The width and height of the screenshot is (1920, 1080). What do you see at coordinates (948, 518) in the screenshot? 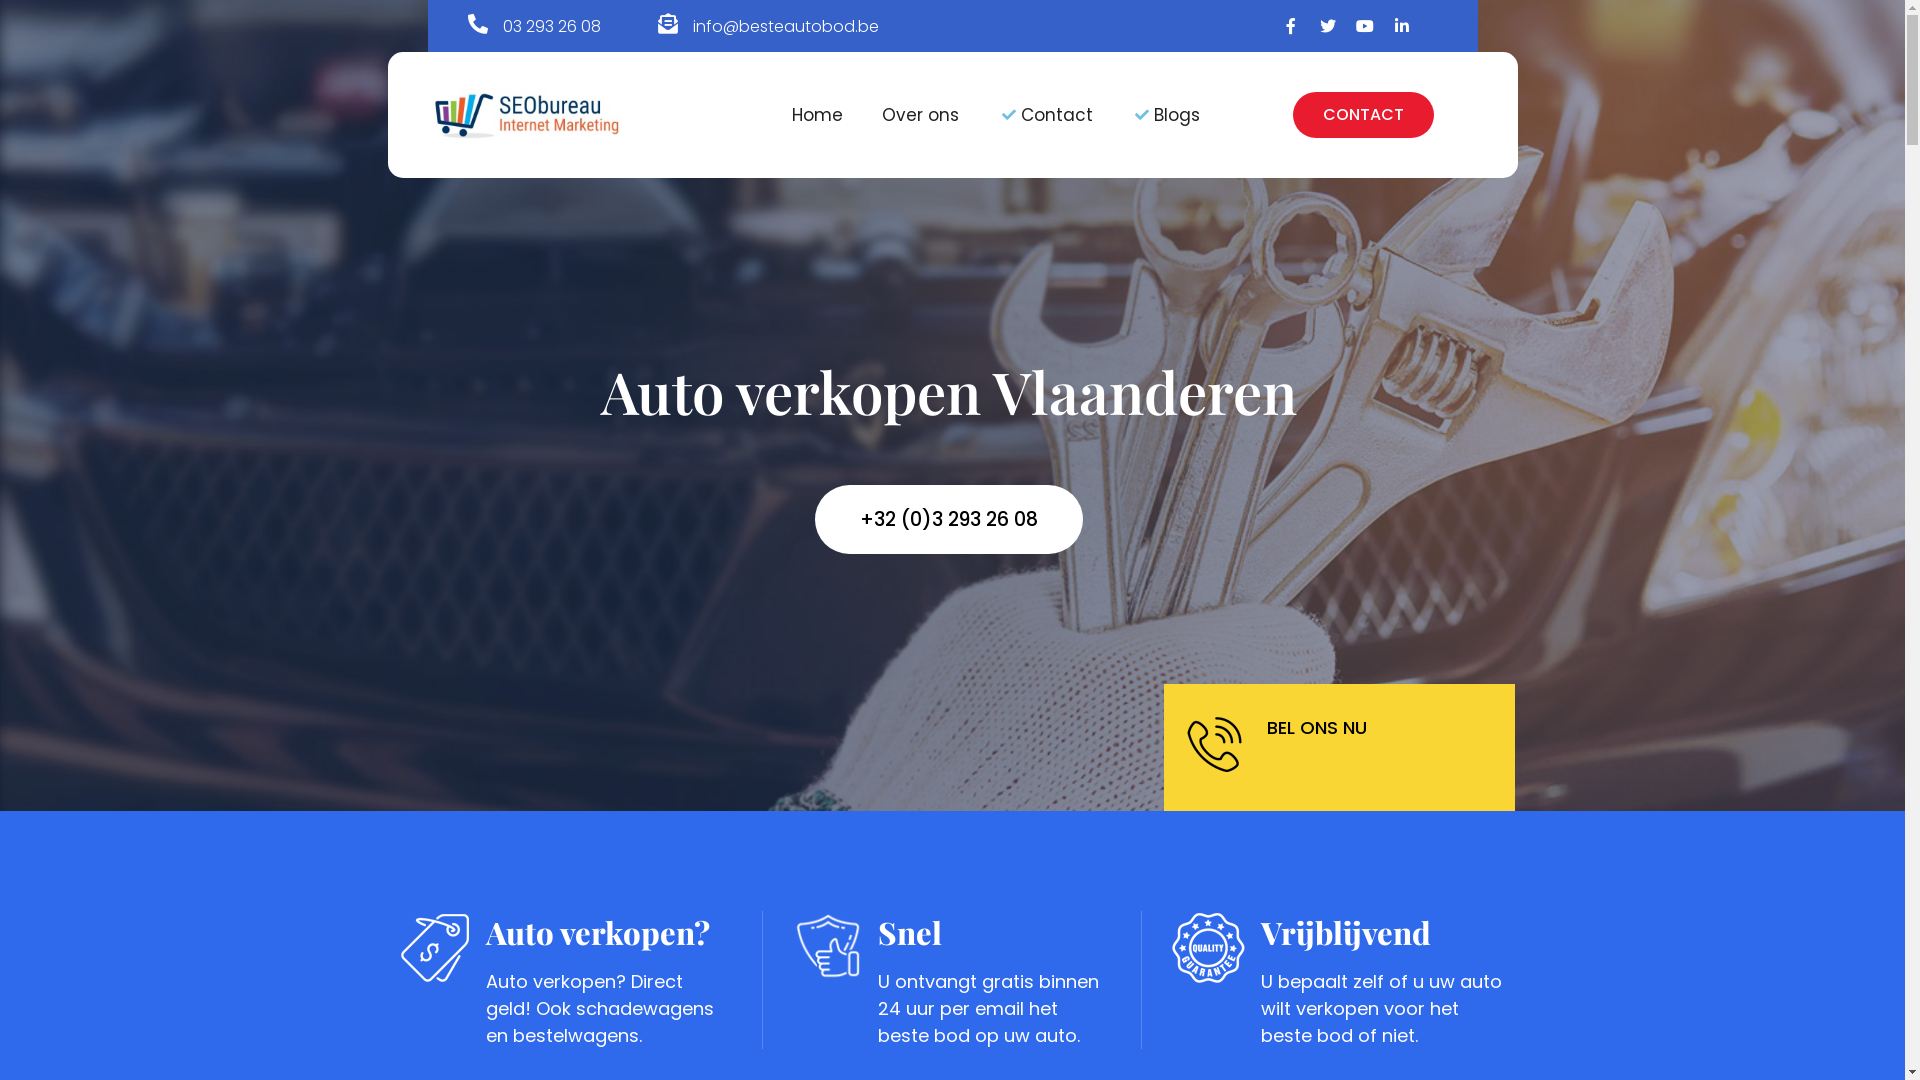
I see `'+32 (0)3 293 26 08'` at bounding box center [948, 518].